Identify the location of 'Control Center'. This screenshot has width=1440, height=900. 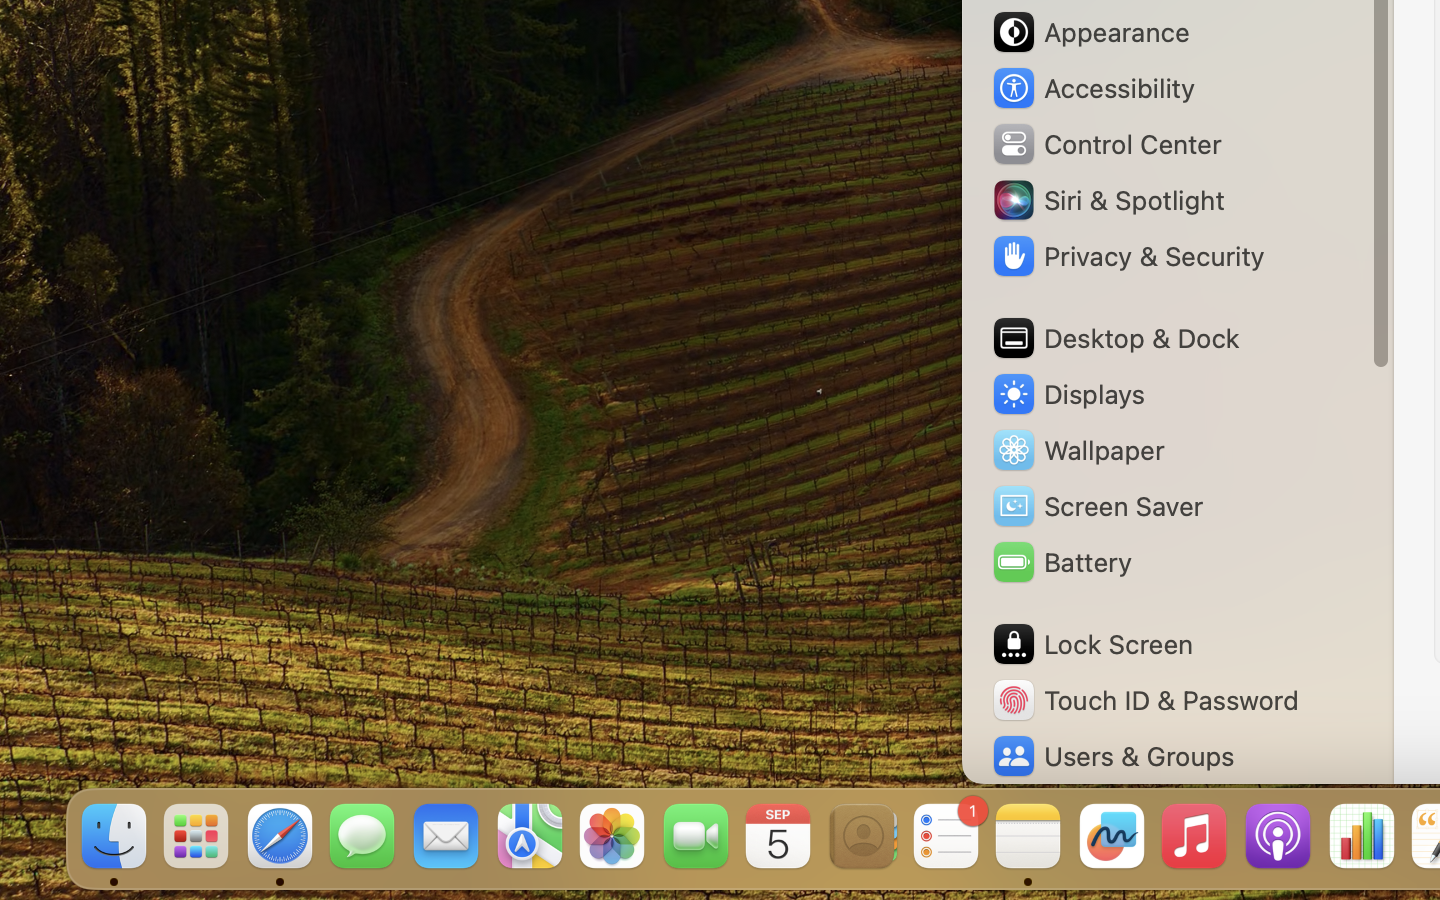
(1105, 144).